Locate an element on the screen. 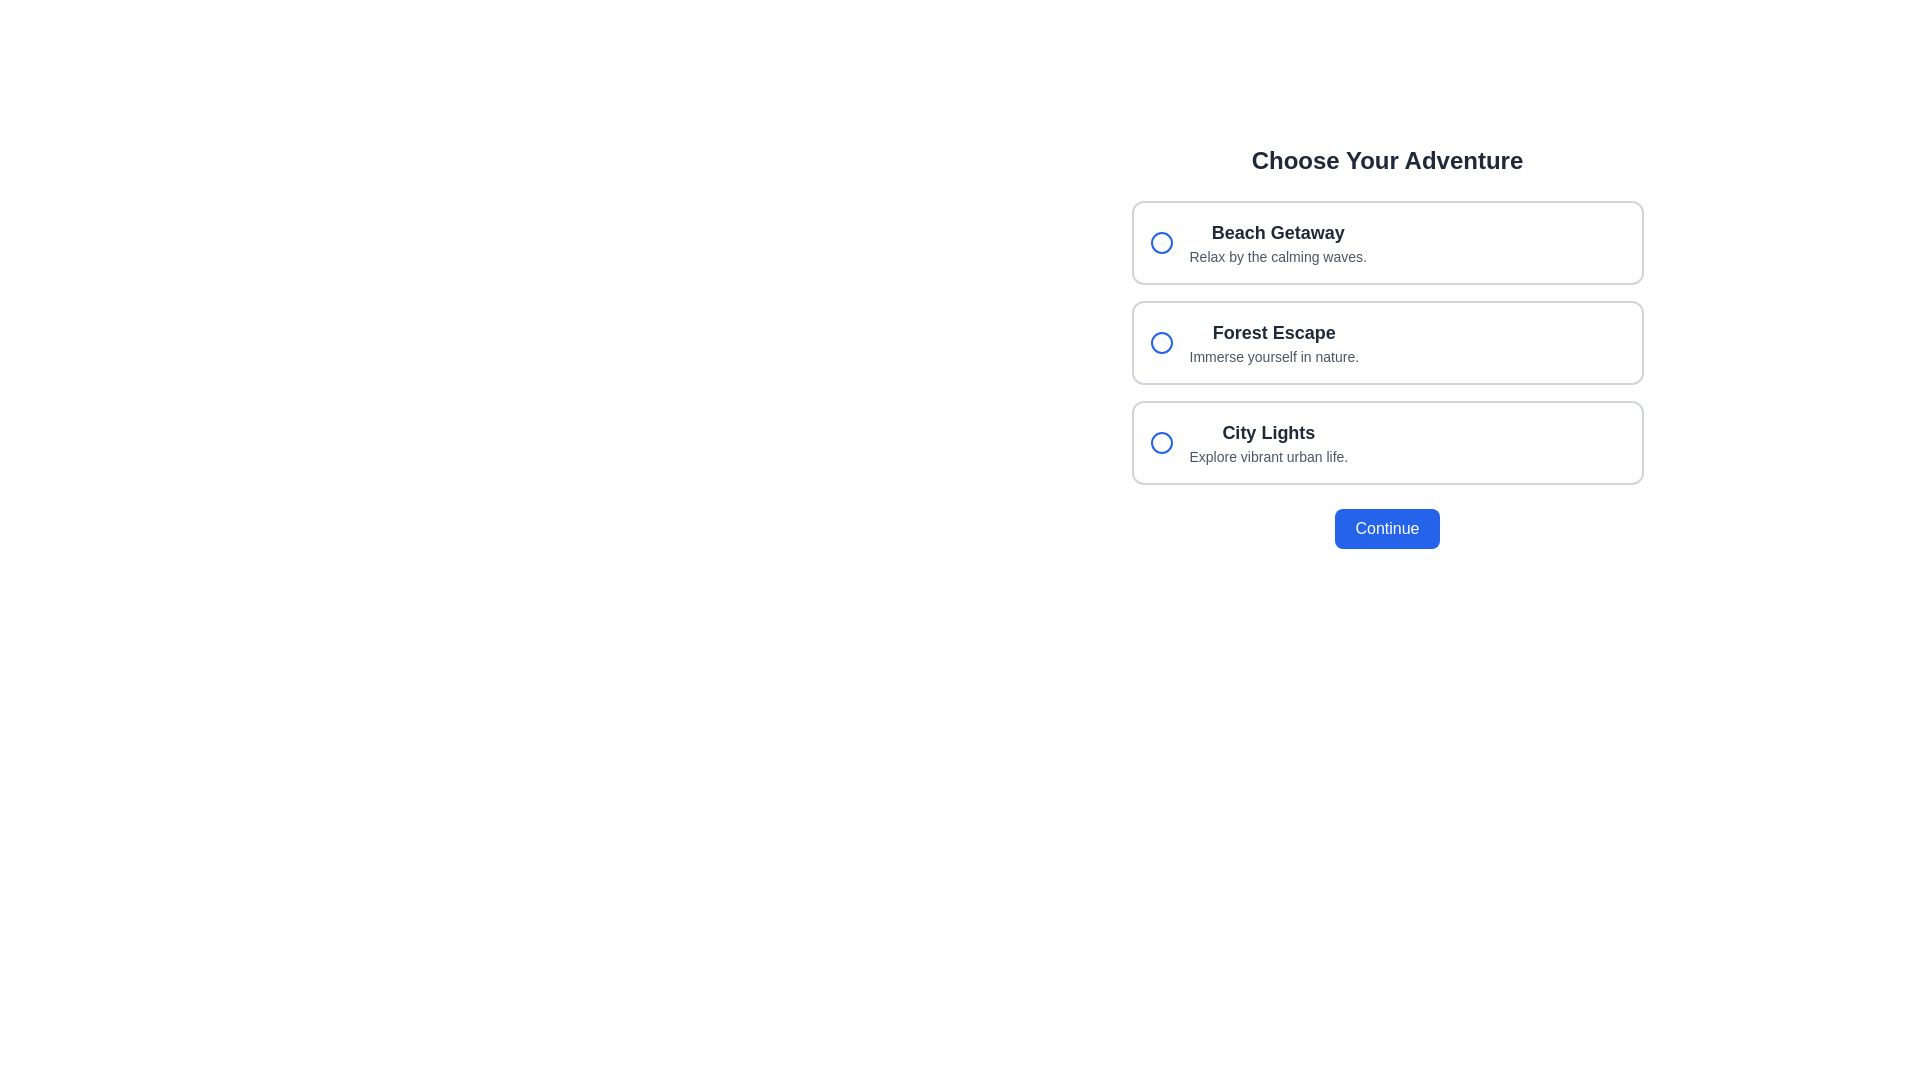 The width and height of the screenshot is (1920, 1080). text from the text block titled 'Beach Getaway' which contains a subtitle 'Relax by the calming waves' is located at coordinates (1277, 242).